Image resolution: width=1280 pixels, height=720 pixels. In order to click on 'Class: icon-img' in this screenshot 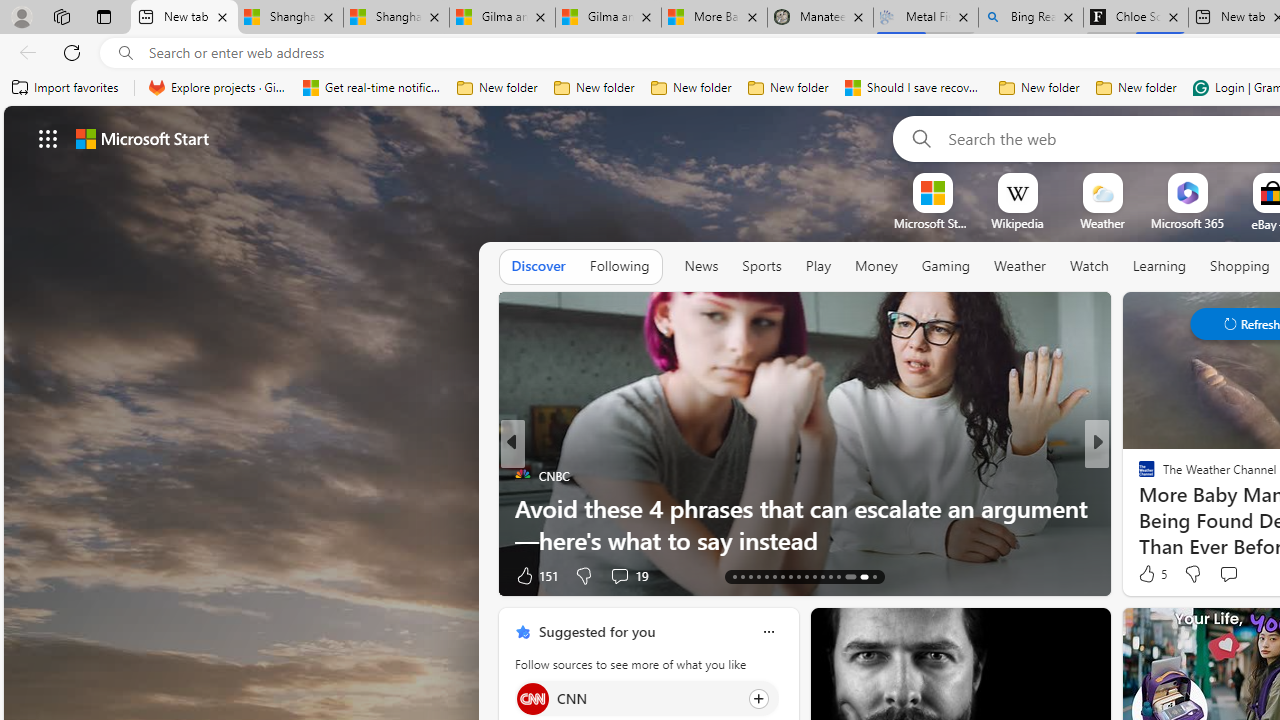, I will do `click(767, 632)`.